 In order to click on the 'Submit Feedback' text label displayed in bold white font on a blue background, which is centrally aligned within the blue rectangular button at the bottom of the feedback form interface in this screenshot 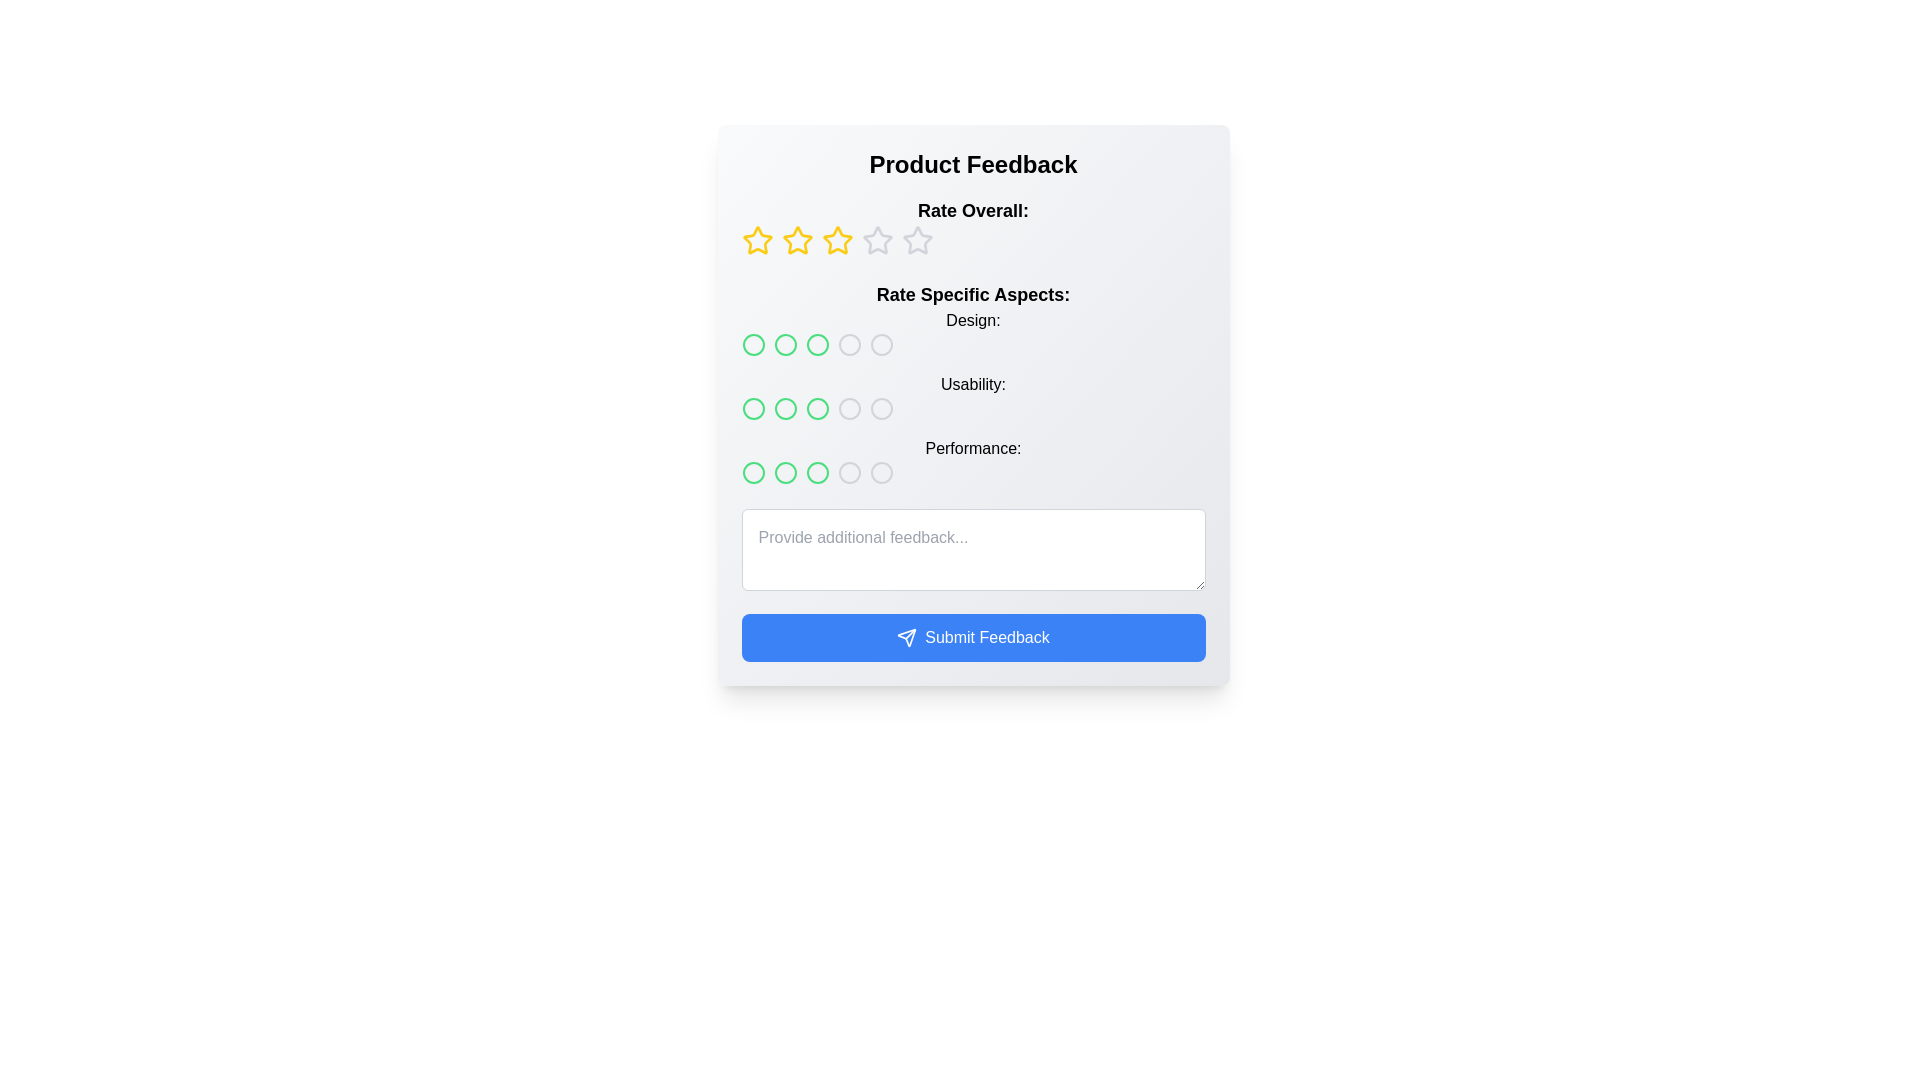, I will do `click(987, 637)`.